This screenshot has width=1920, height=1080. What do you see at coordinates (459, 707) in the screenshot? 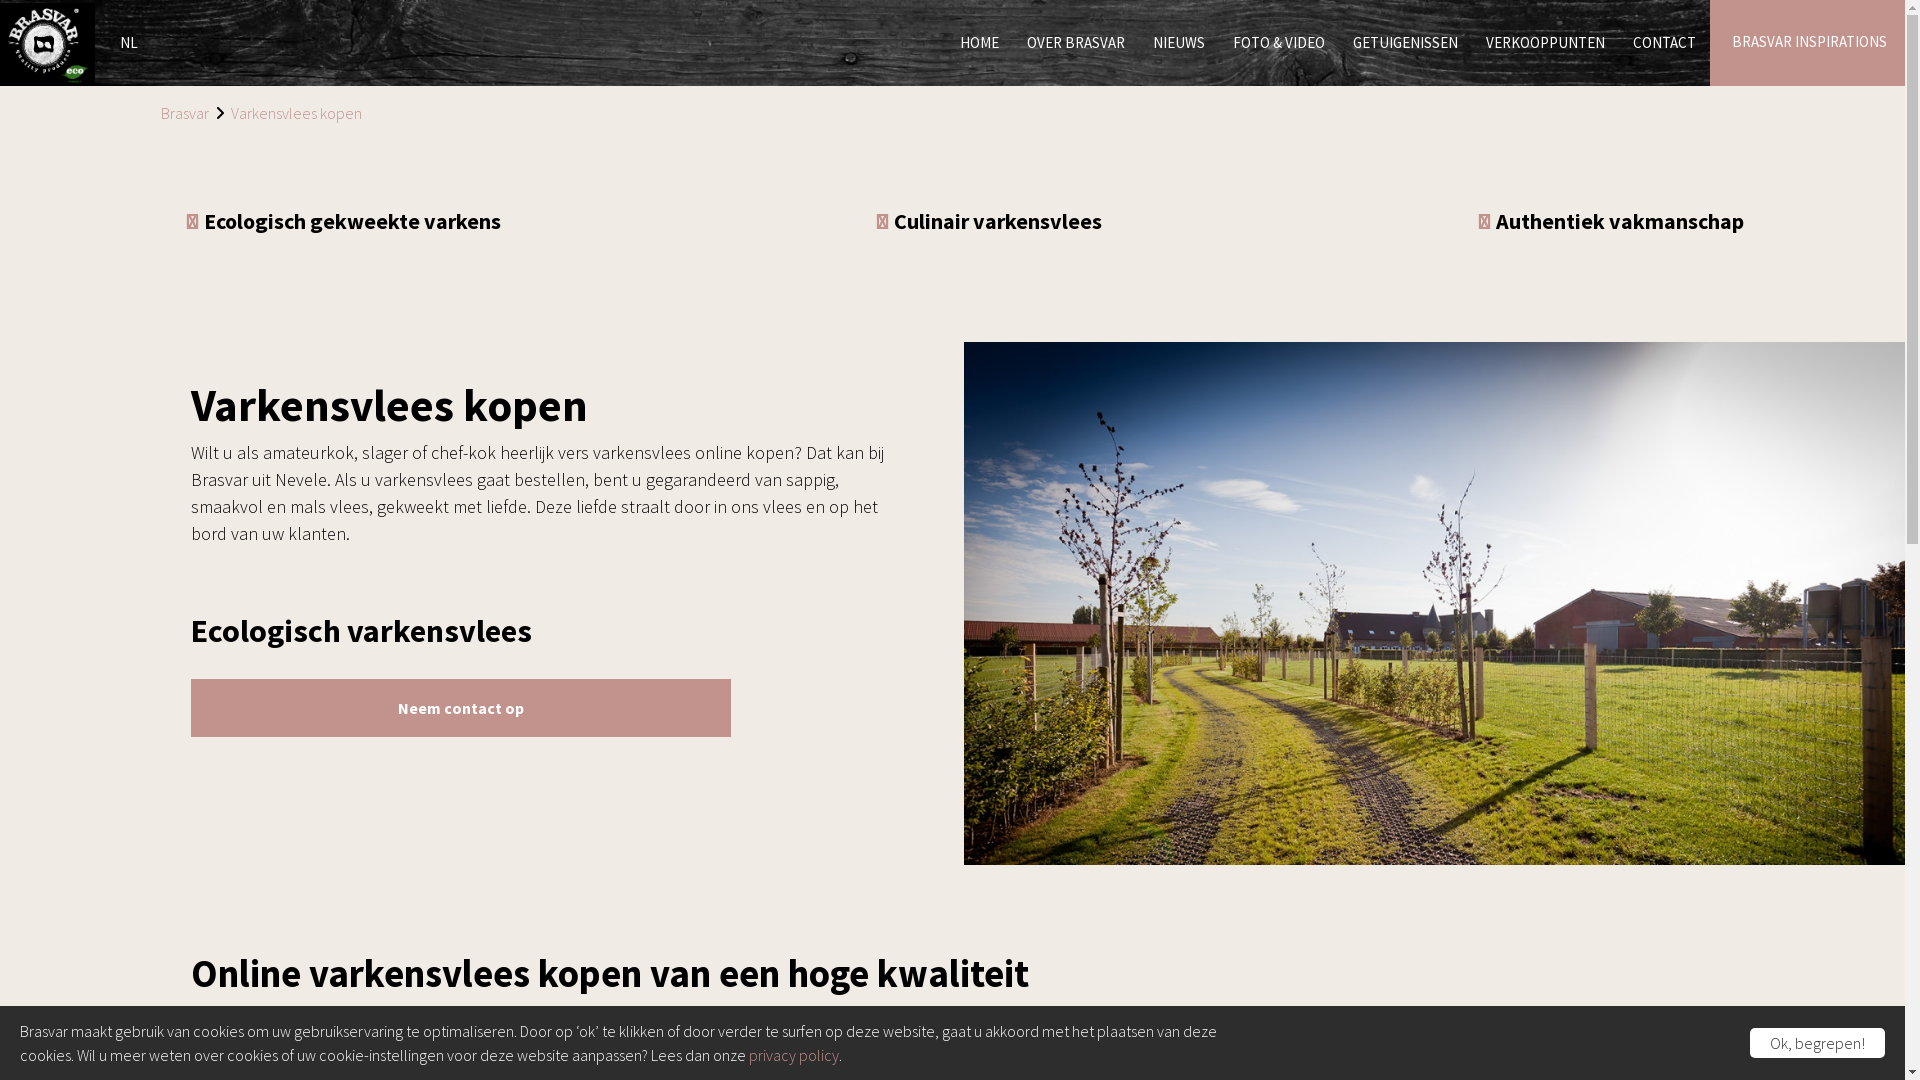
I see `'Neem contact op'` at bounding box center [459, 707].